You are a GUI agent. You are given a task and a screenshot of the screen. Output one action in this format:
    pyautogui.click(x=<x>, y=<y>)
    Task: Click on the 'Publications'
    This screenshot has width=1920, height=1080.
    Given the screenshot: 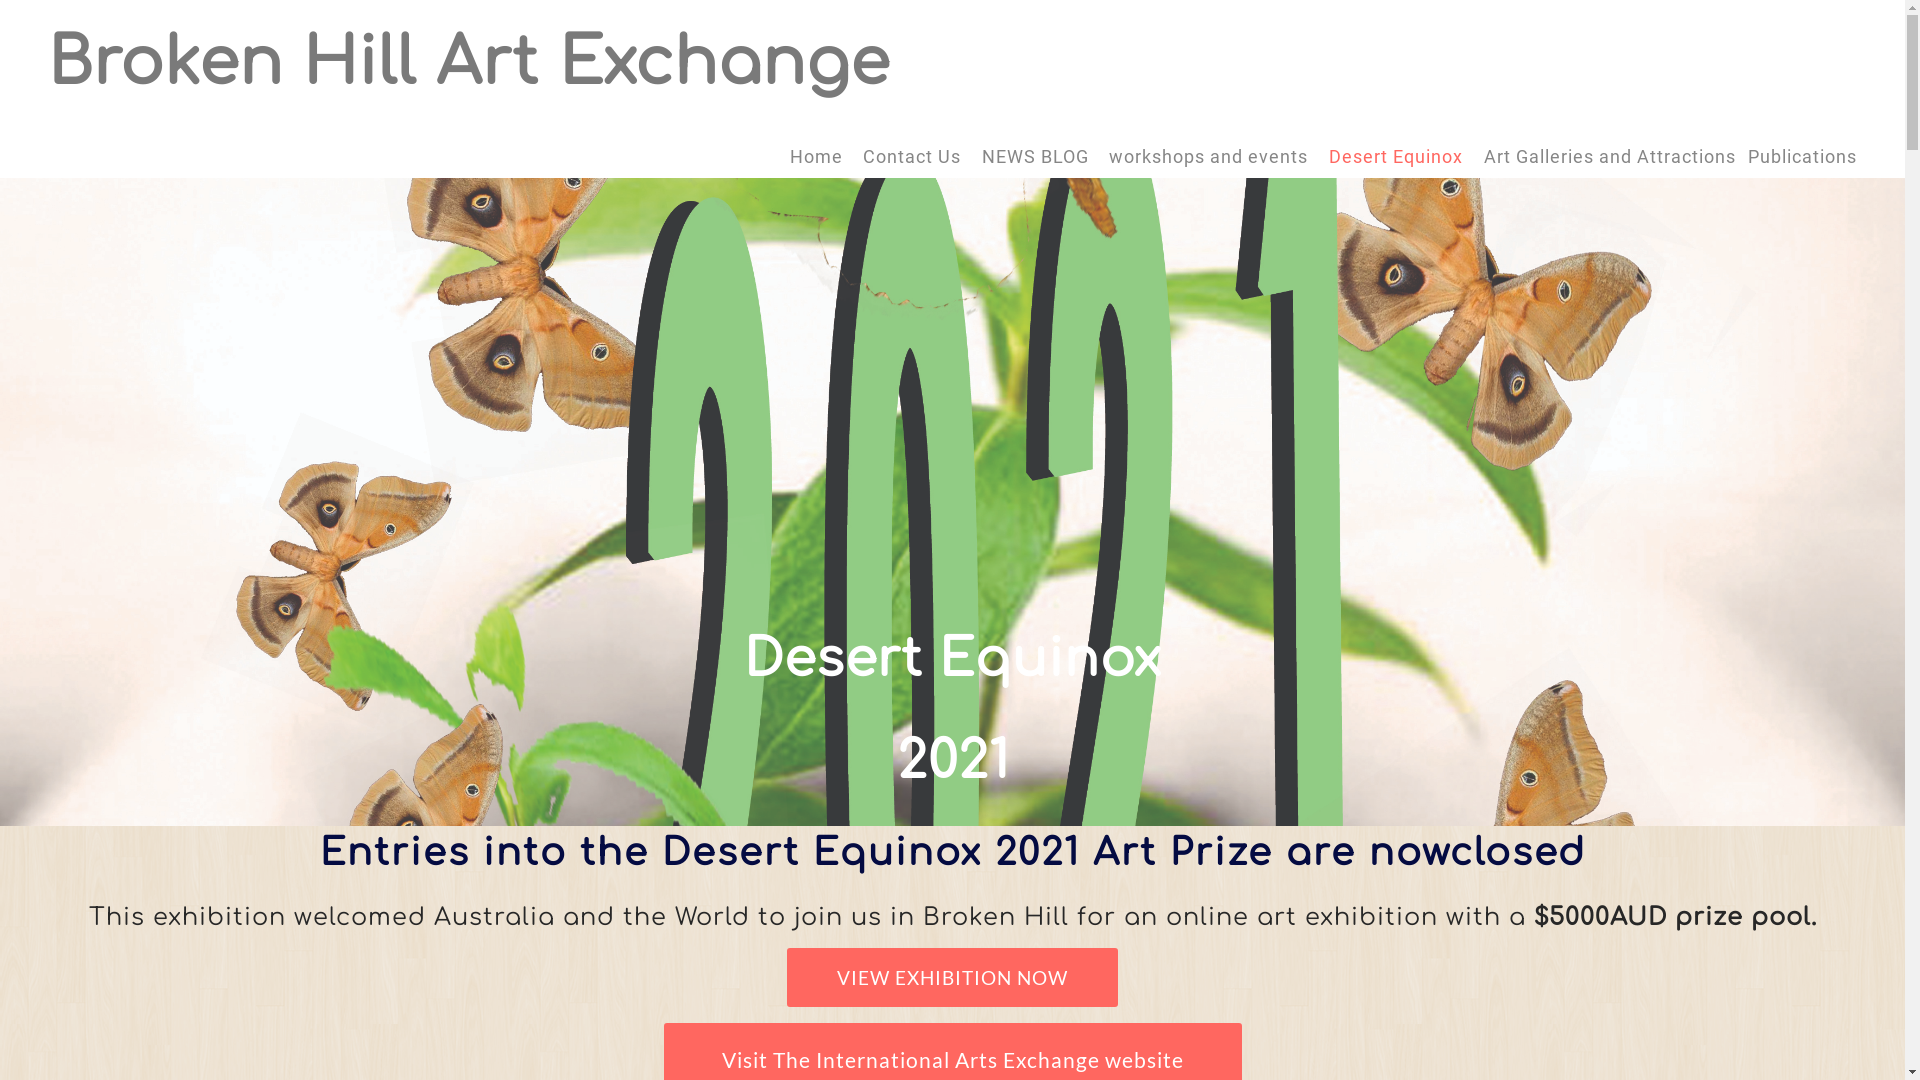 What is the action you would take?
    pyautogui.click(x=1802, y=156)
    